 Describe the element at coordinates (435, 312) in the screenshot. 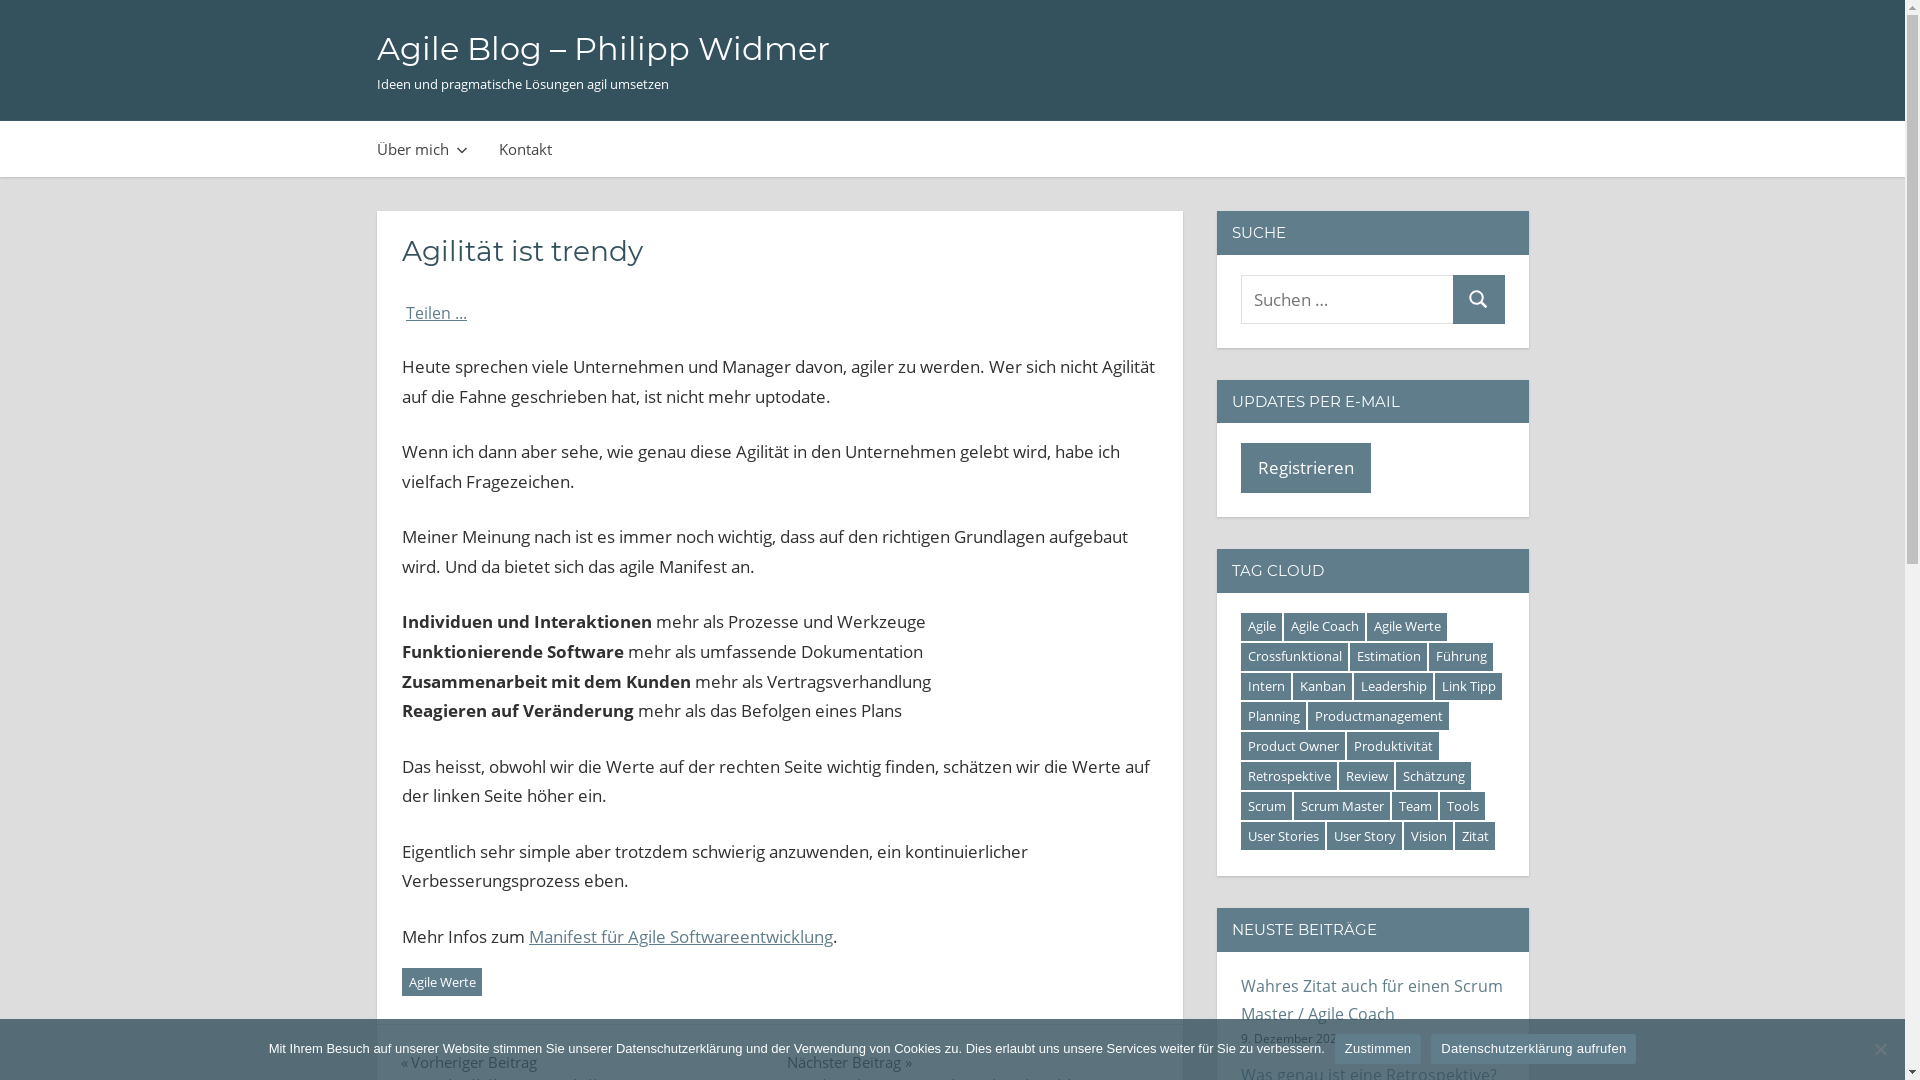

I see `'Teilen ...'` at that location.